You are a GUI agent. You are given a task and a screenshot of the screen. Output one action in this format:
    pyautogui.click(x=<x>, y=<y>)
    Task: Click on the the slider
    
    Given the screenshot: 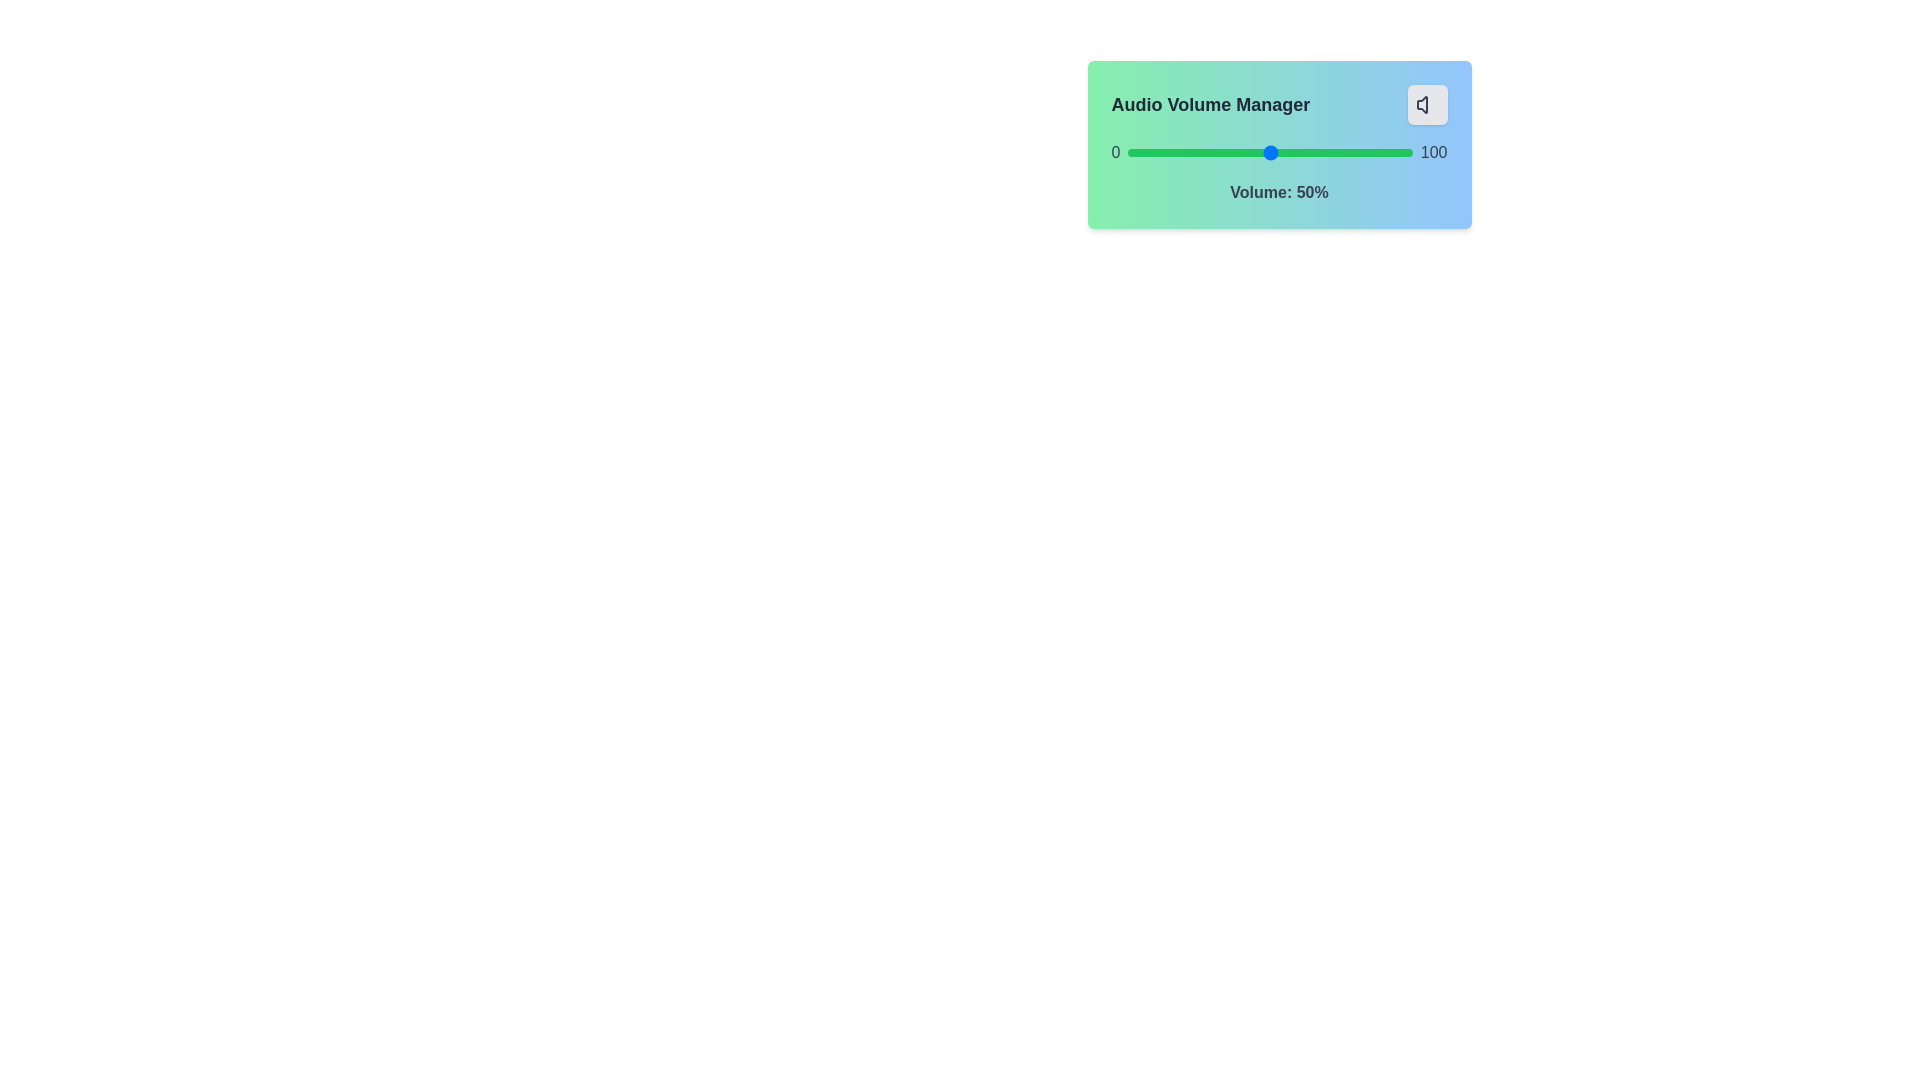 What is the action you would take?
    pyautogui.click(x=1321, y=152)
    